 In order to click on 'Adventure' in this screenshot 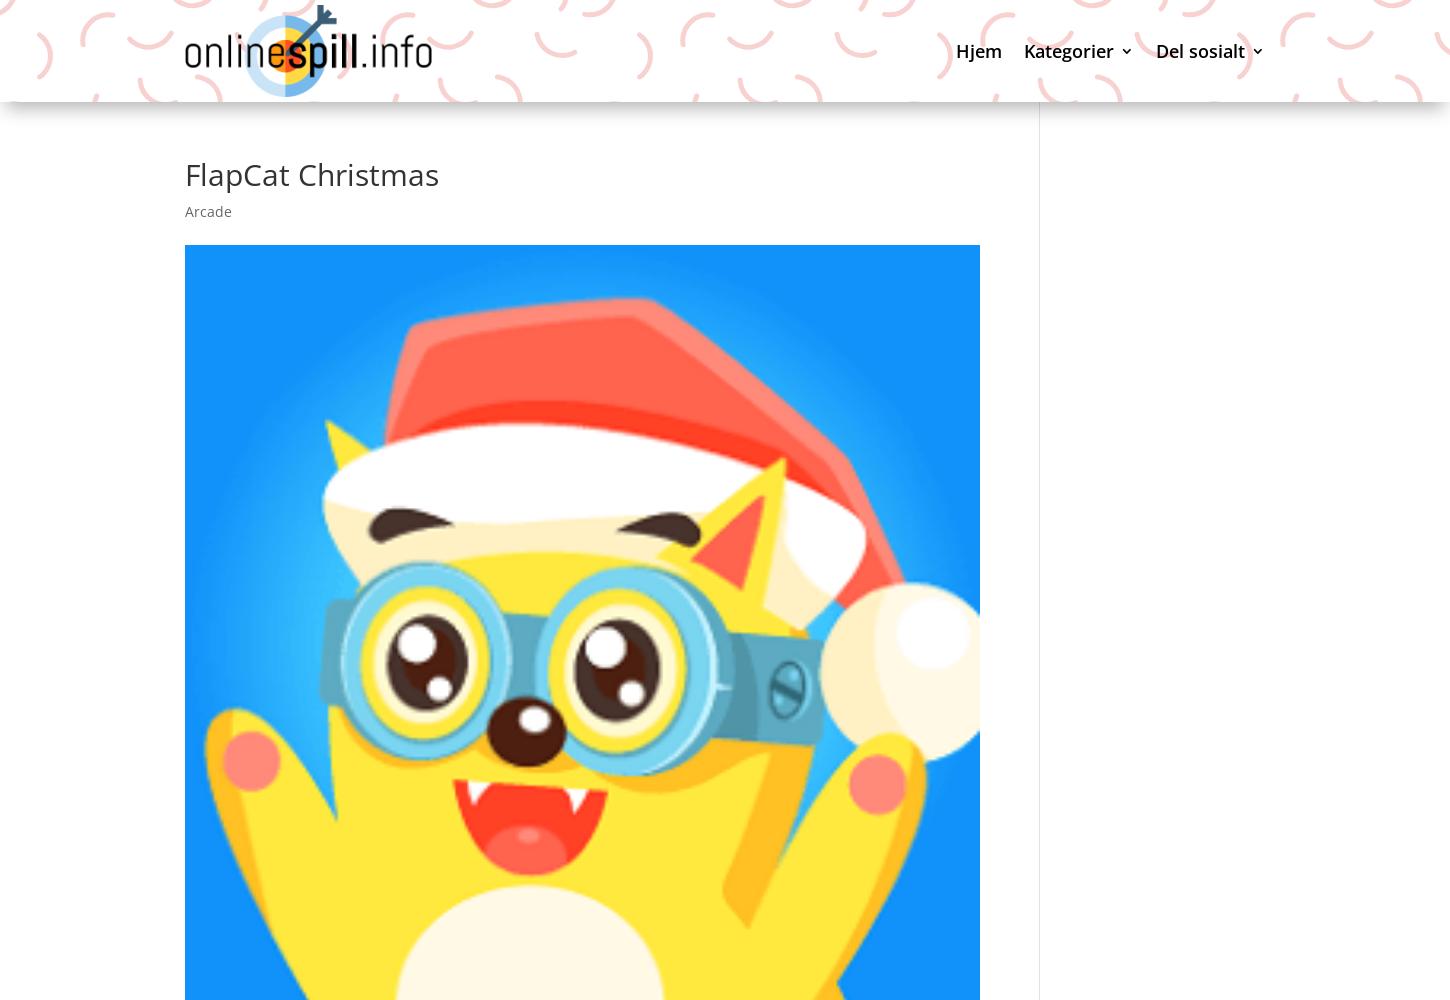, I will do `click(1096, 178)`.